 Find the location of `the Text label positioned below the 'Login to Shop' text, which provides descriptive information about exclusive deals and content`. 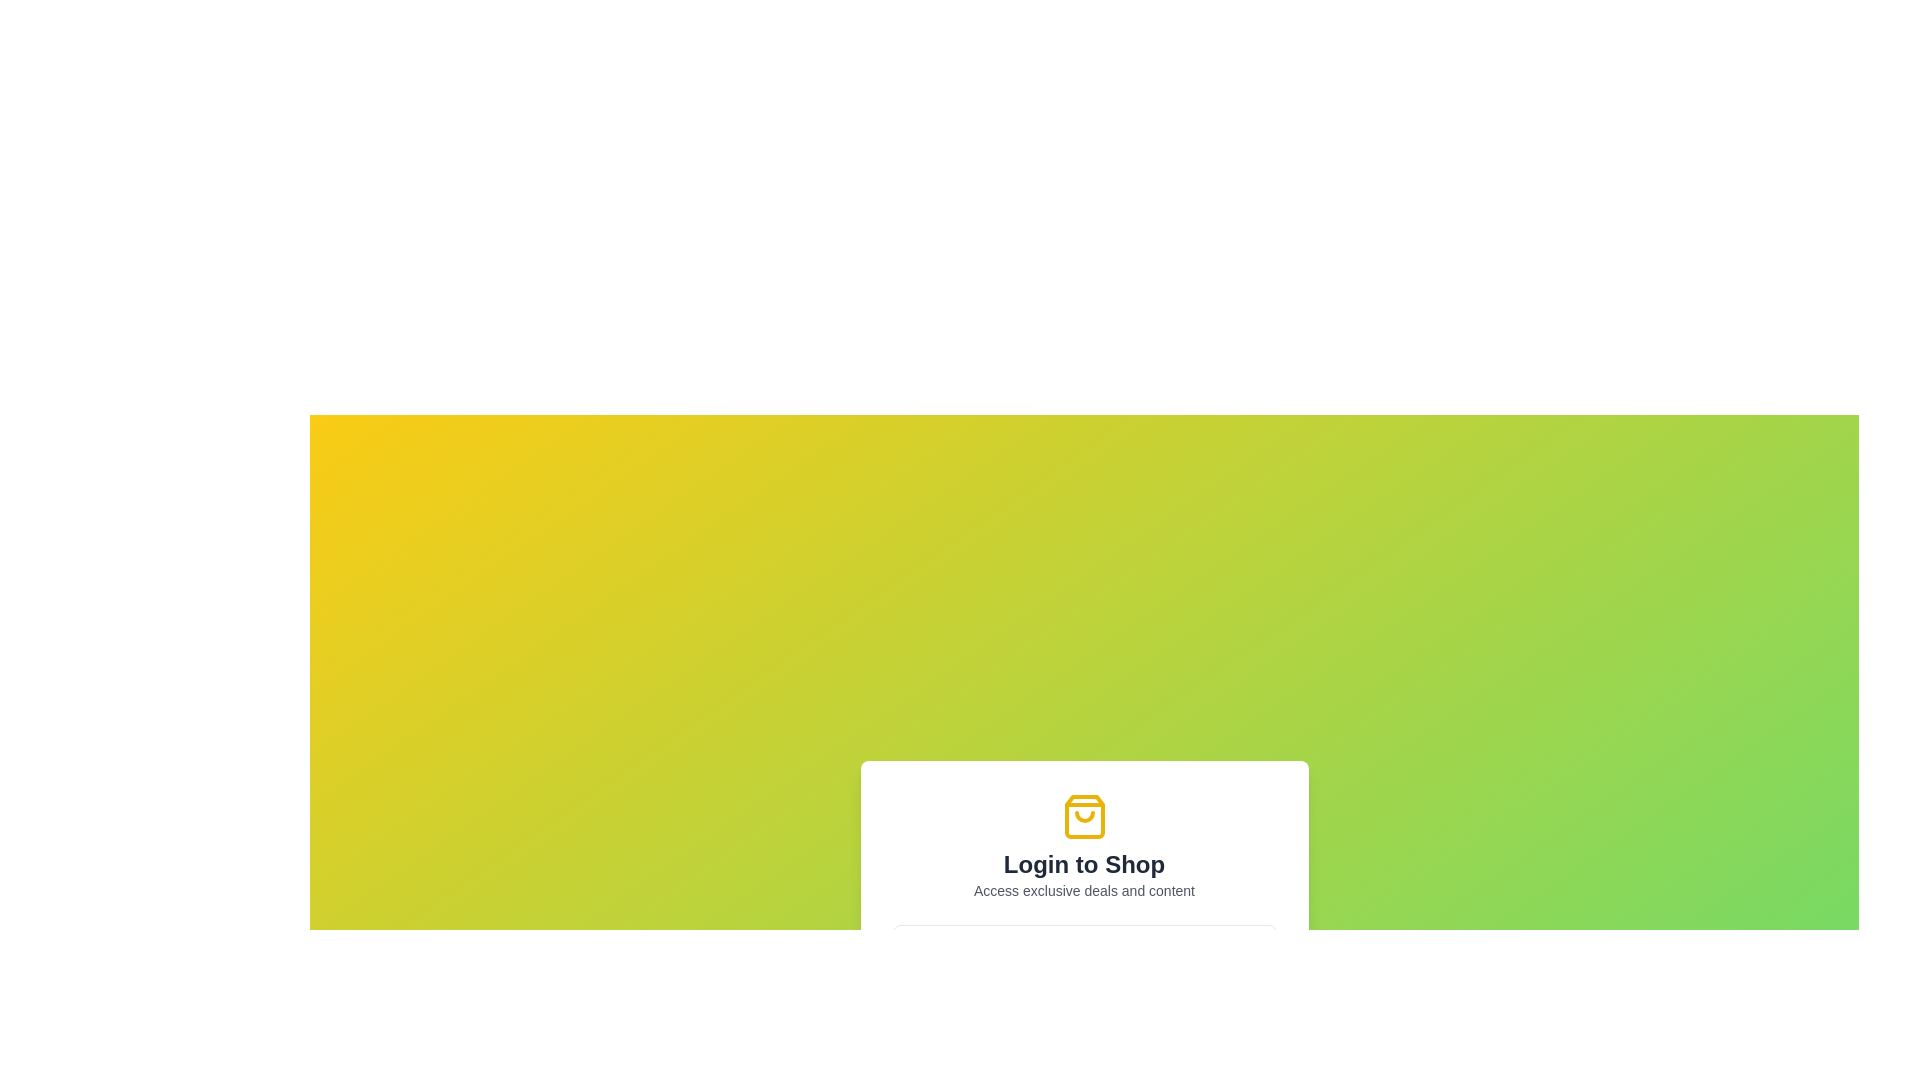

the Text label positioned below the 'Login to Shop' text, which provides descriptive information about exclusive deals and content is located at coordinates (1083, 890).